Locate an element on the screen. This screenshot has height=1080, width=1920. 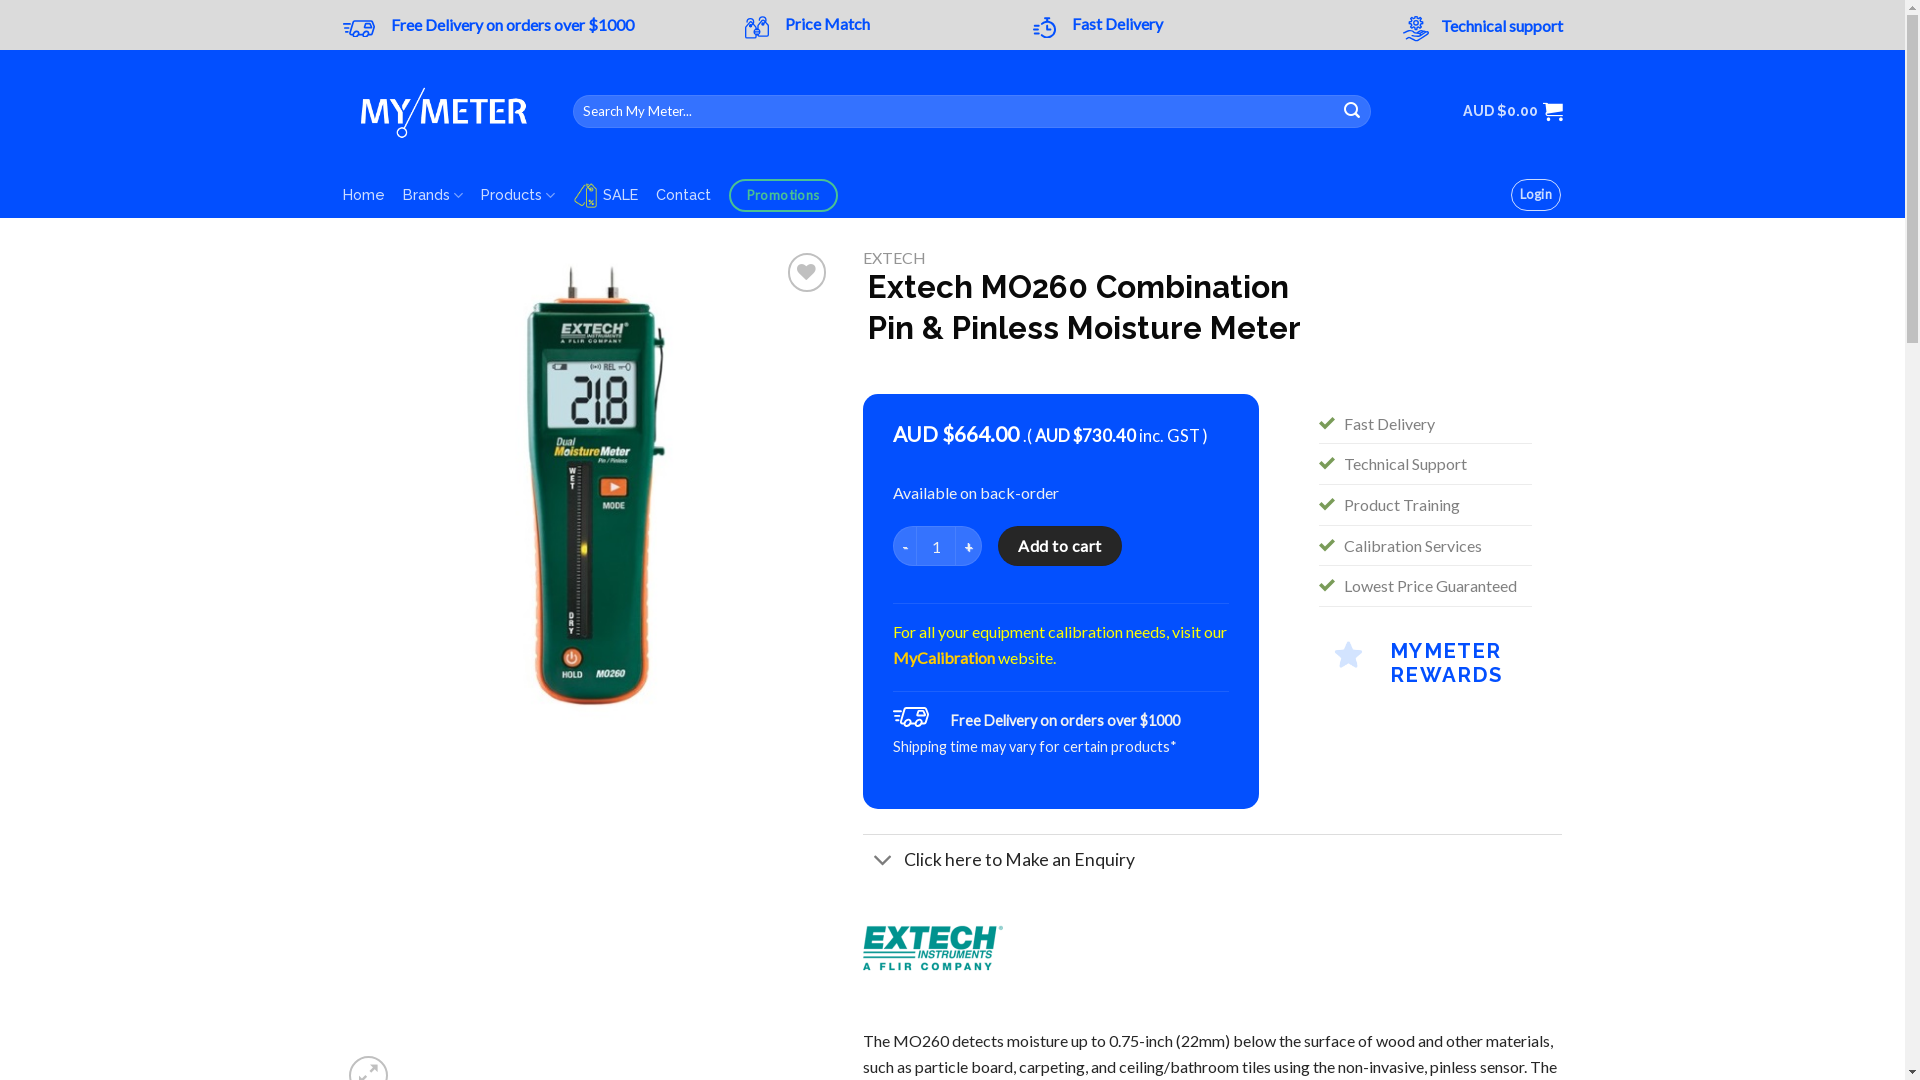
'Technical Support' is located at coordinates (1404, 463).